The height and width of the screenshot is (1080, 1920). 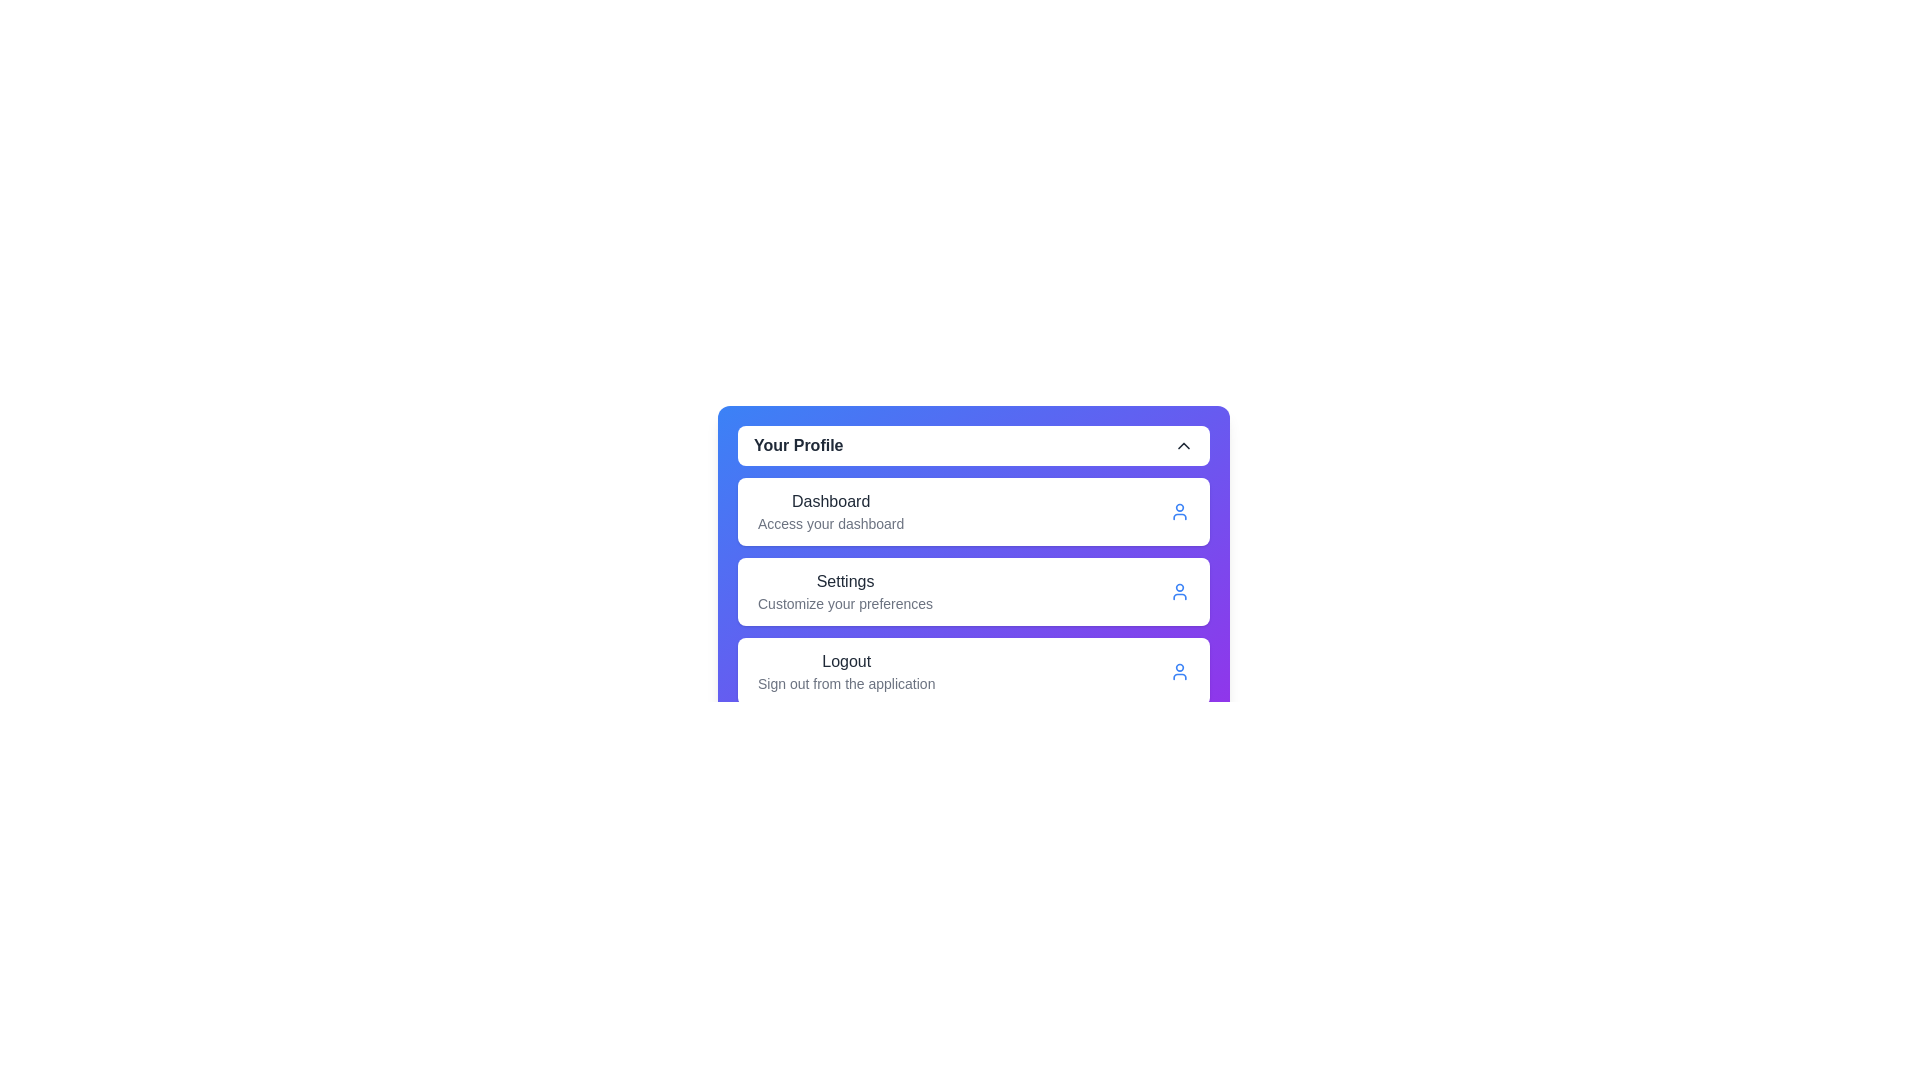 What do you see at coordinates (974, 511) in the screenshot?
I see `the menu item Dashboard in the StyledProfileMenu` at bounding box center [974, 511].